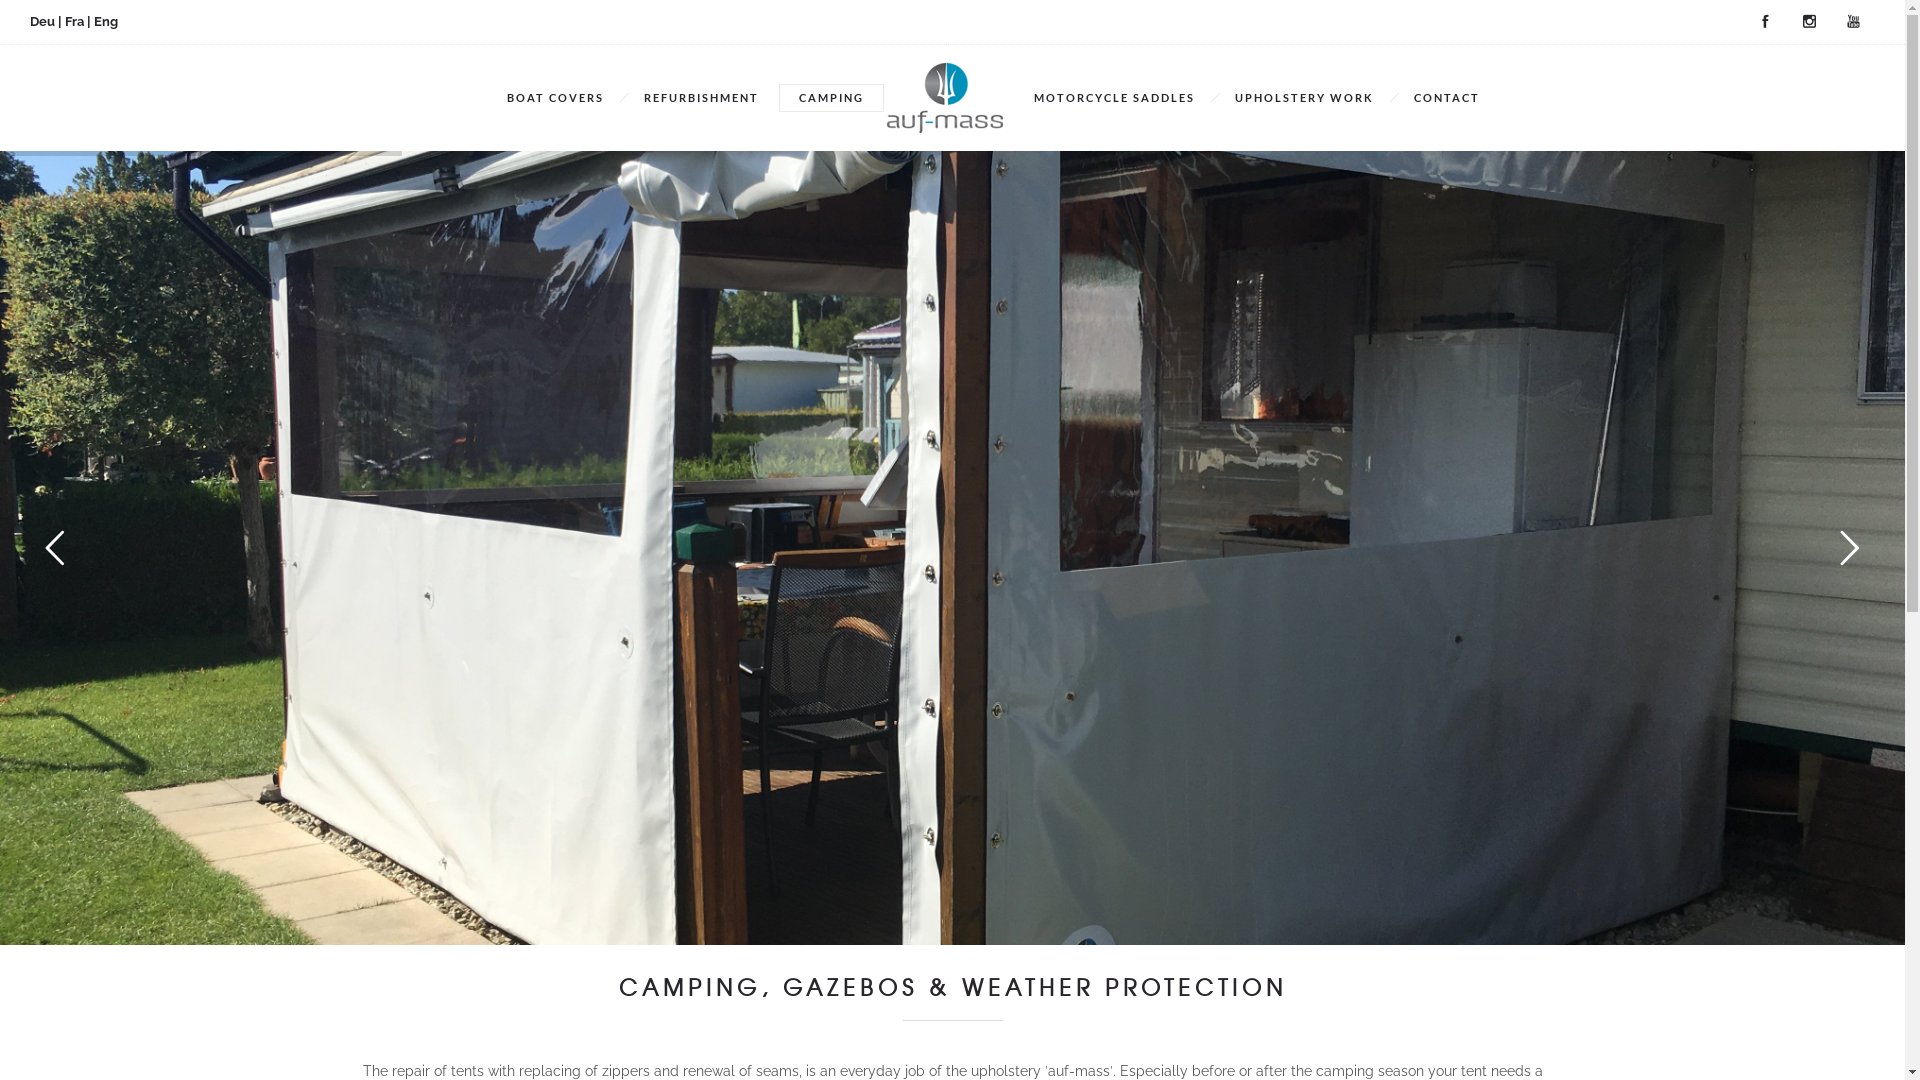  I want to click on 'MOTORCYCLE SADDLES', so click(1113, 97).